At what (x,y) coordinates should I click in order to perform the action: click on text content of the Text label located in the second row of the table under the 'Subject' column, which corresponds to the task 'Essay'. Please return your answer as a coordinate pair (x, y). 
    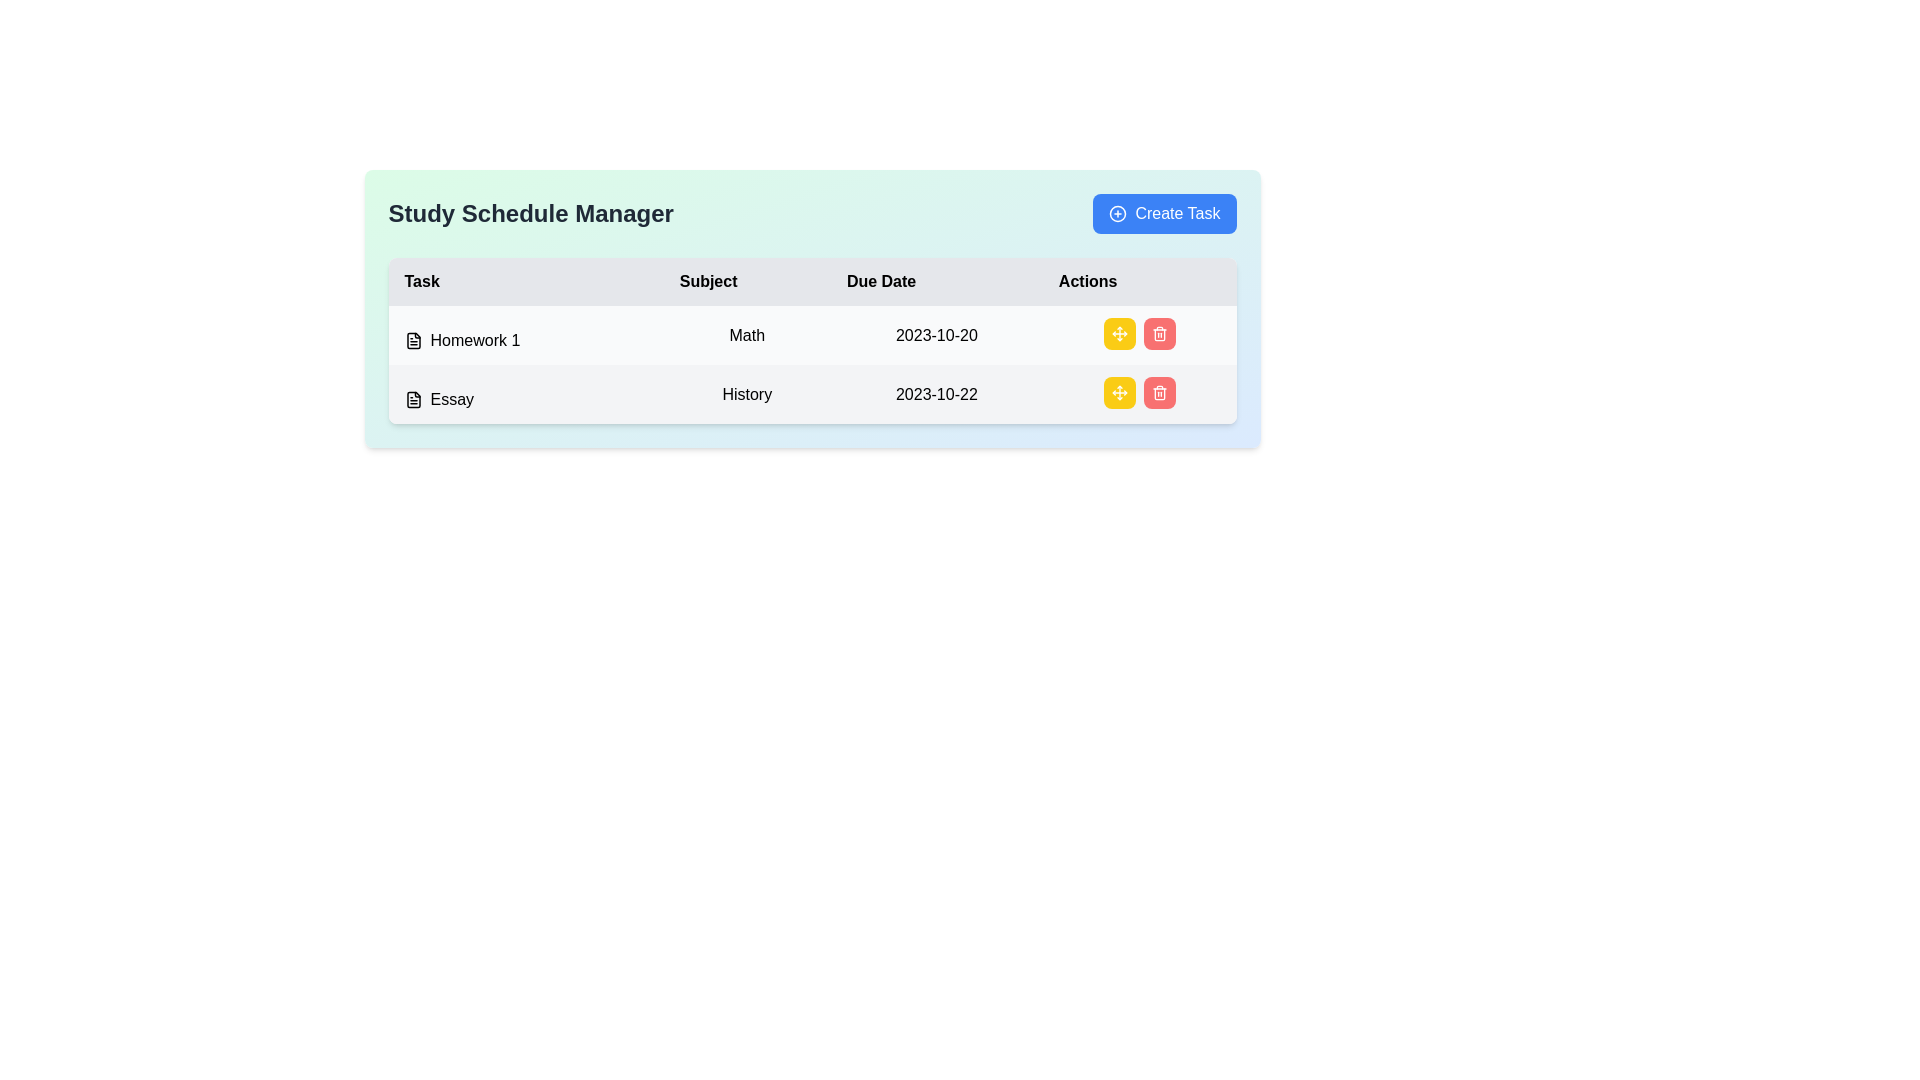
    Looking at the image, I should click on (746, 394).